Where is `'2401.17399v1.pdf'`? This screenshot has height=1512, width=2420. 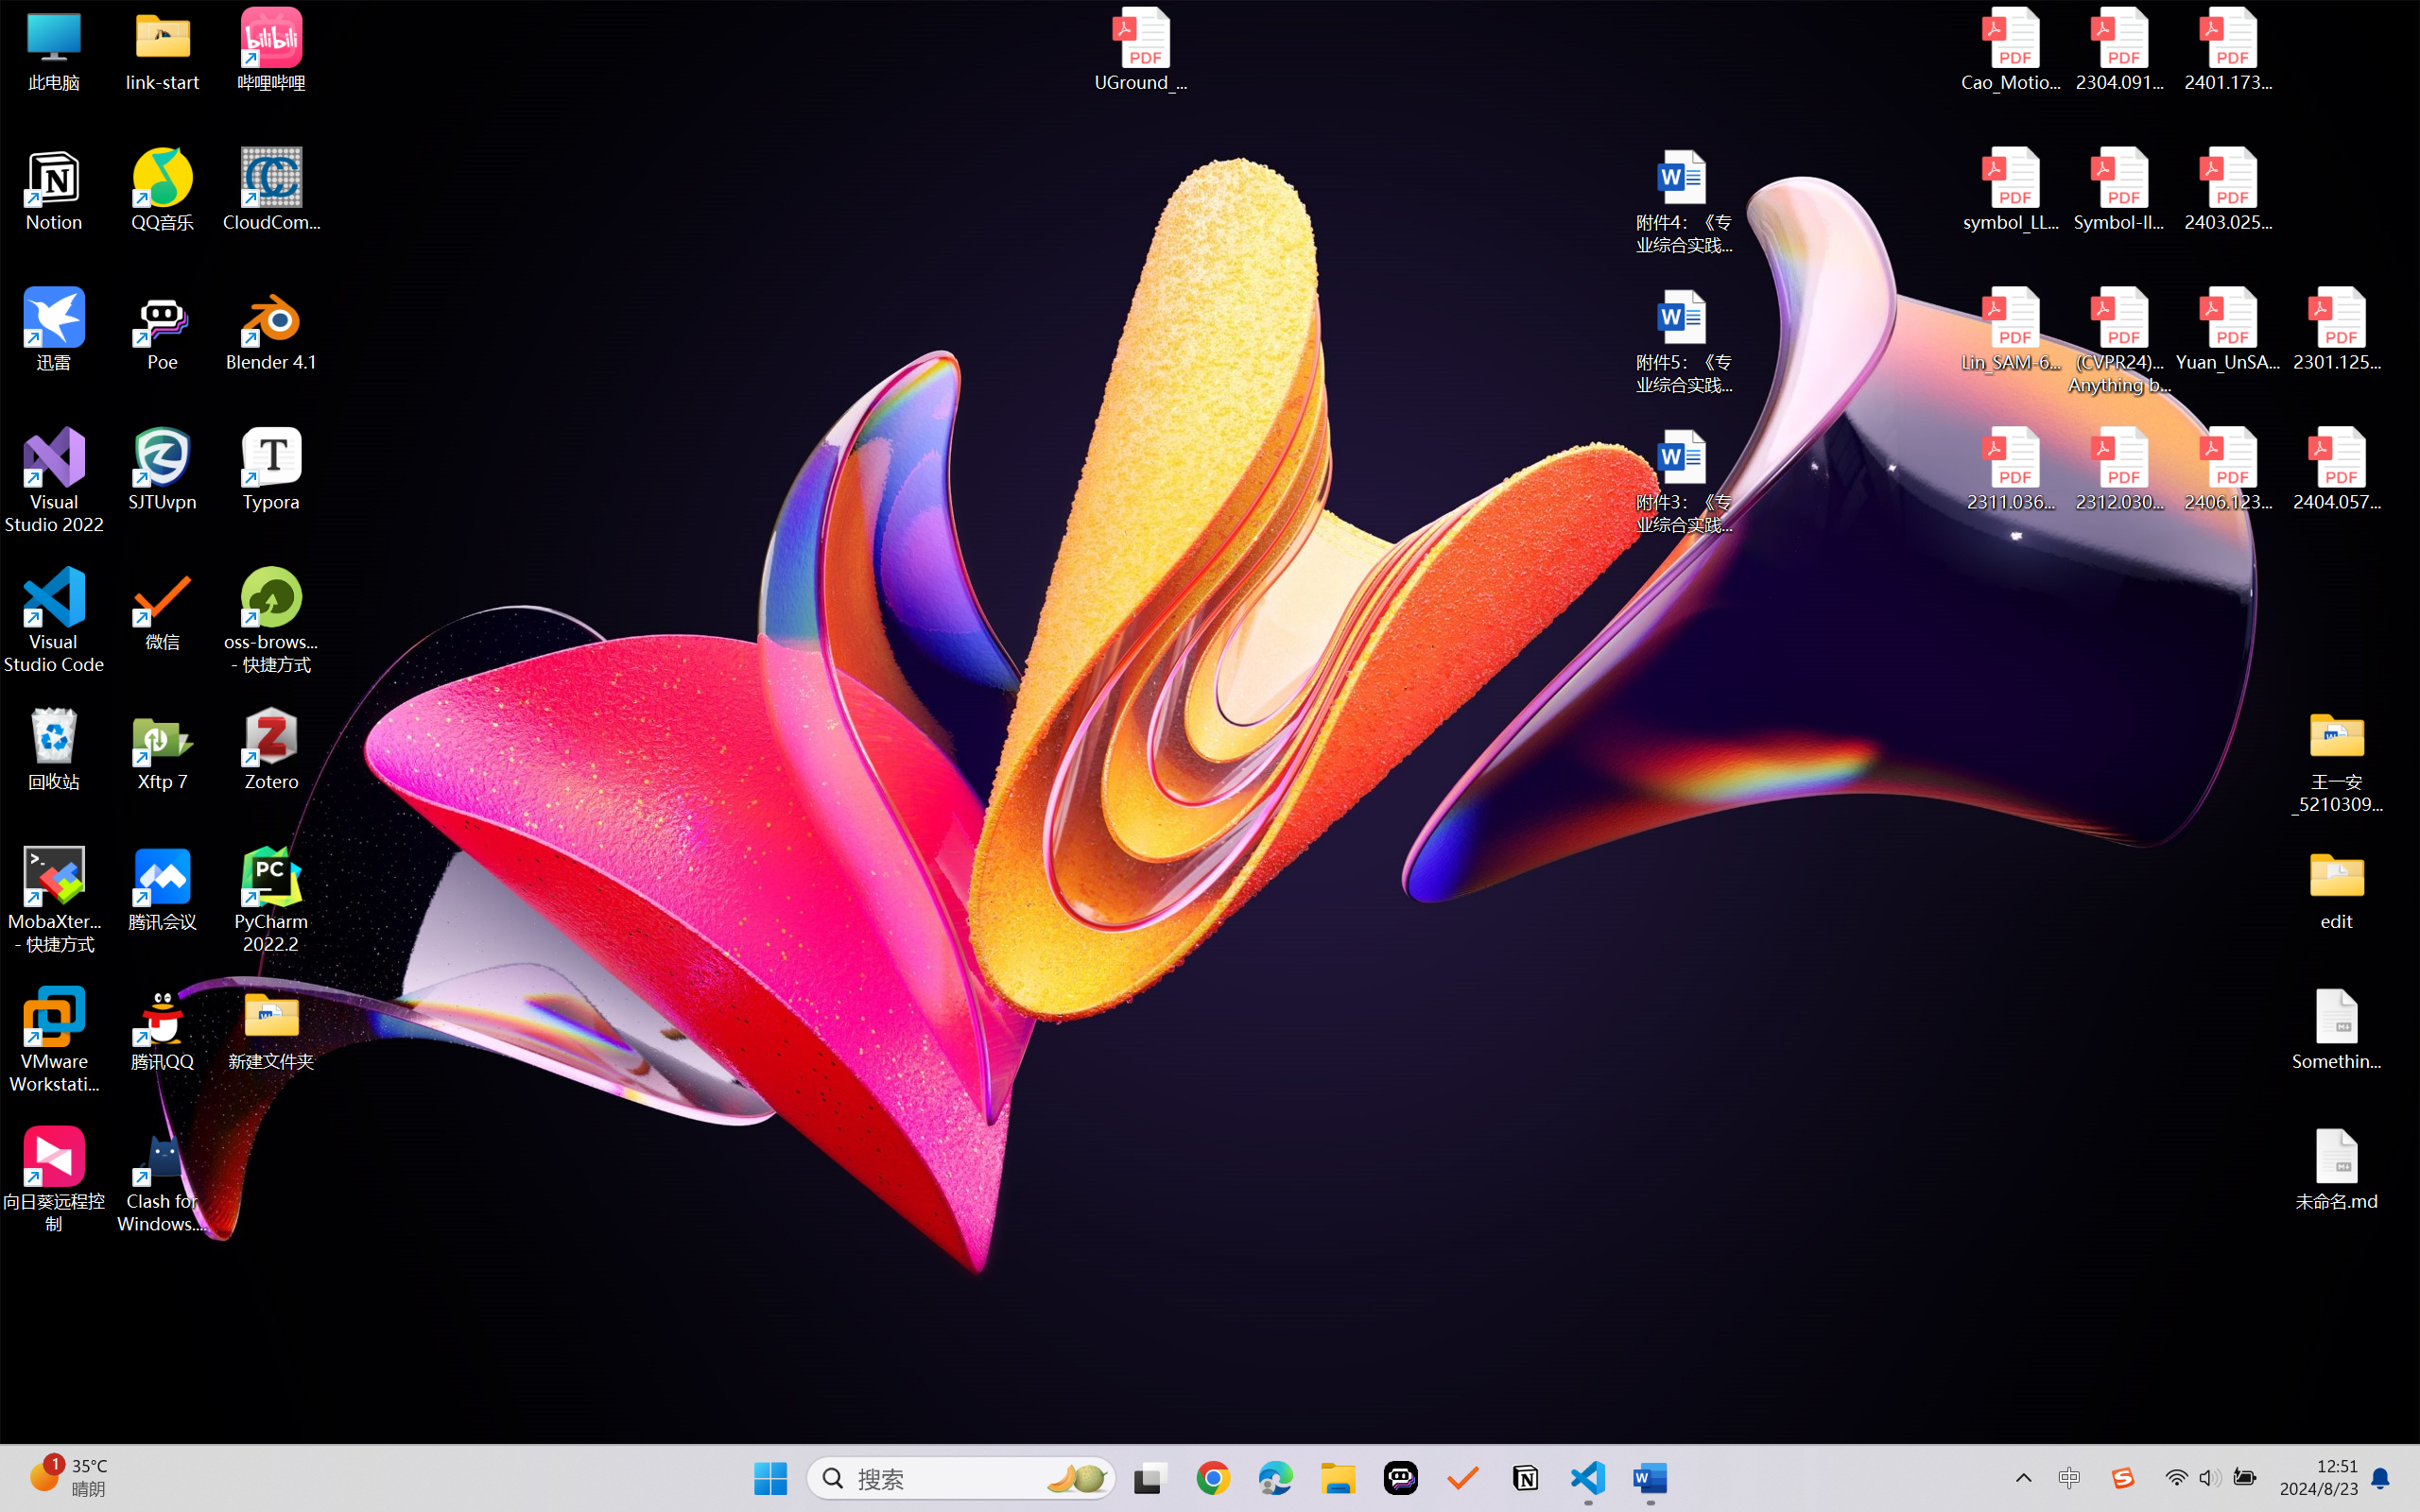
'2401.17399v1.pdf' is located at coordinates (2226, 49).